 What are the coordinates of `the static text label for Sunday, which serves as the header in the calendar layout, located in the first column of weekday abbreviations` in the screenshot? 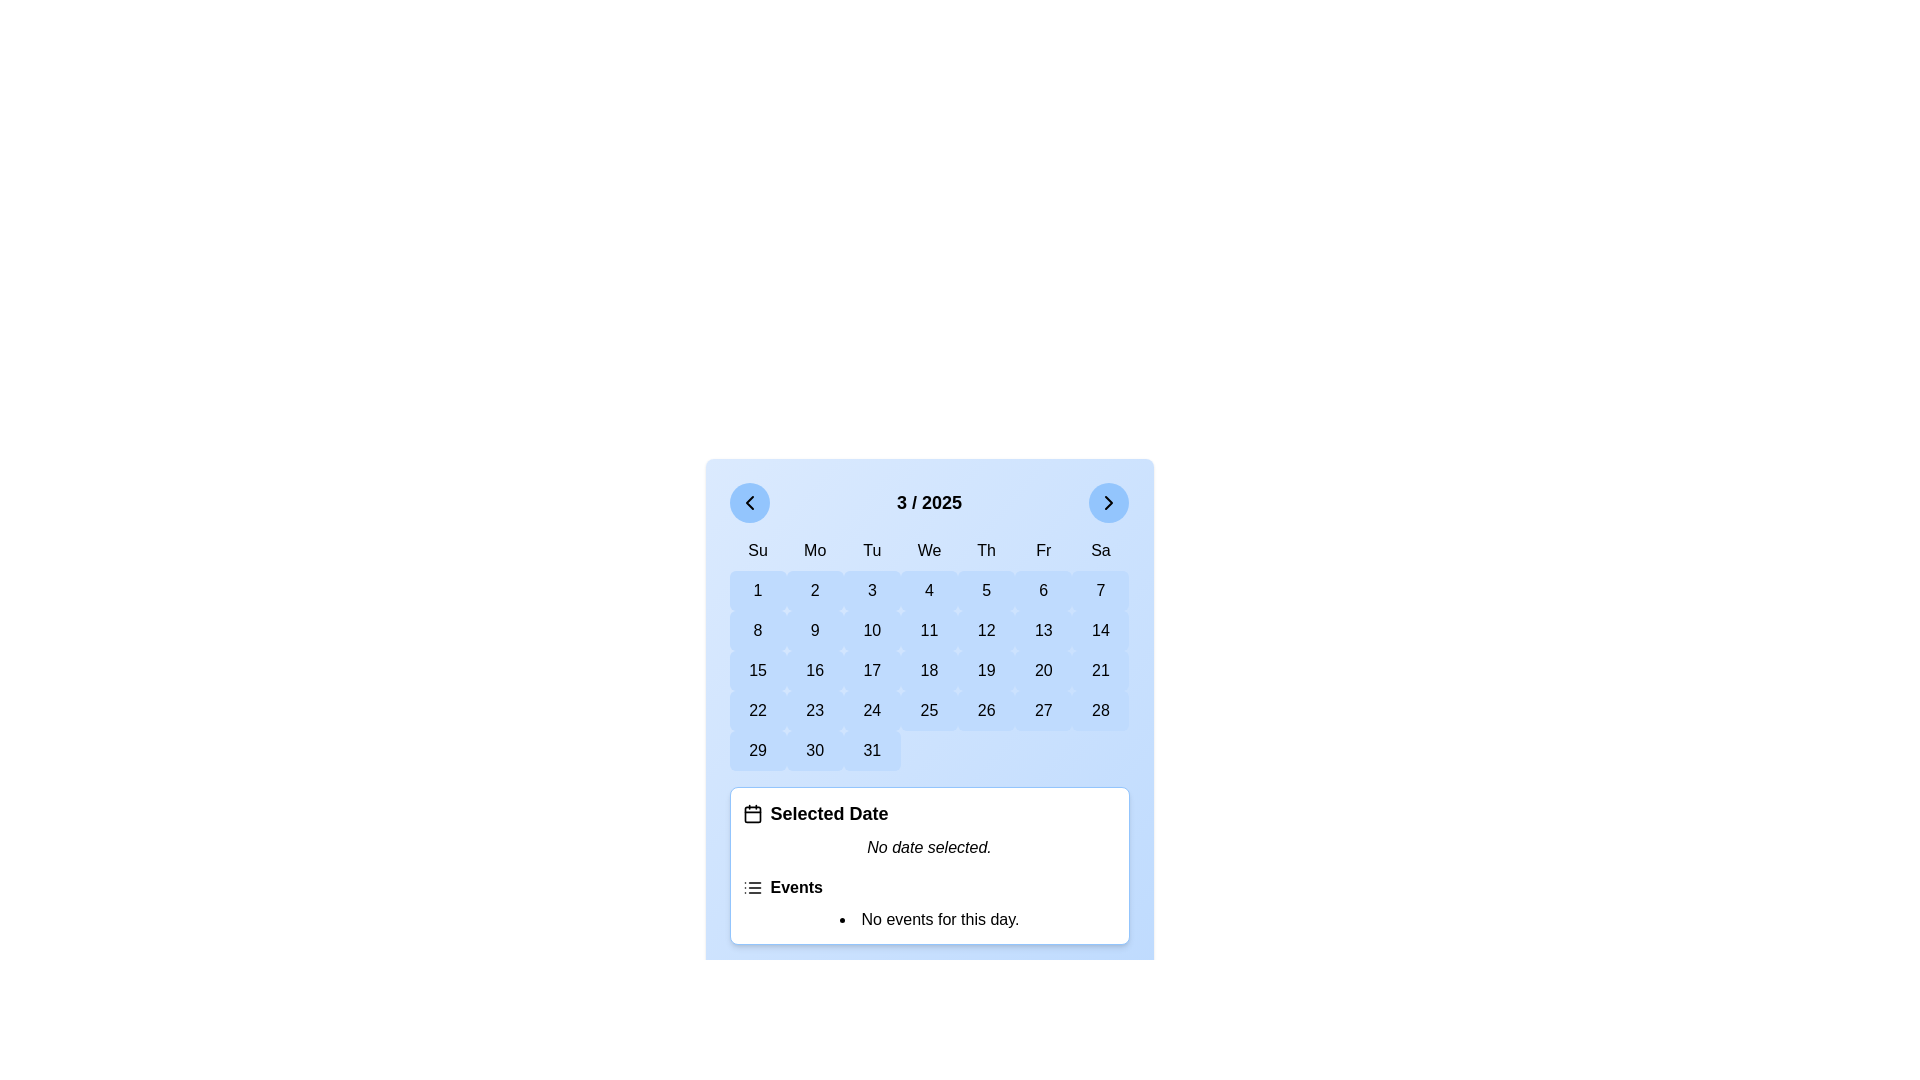 It's located at (757, 551).